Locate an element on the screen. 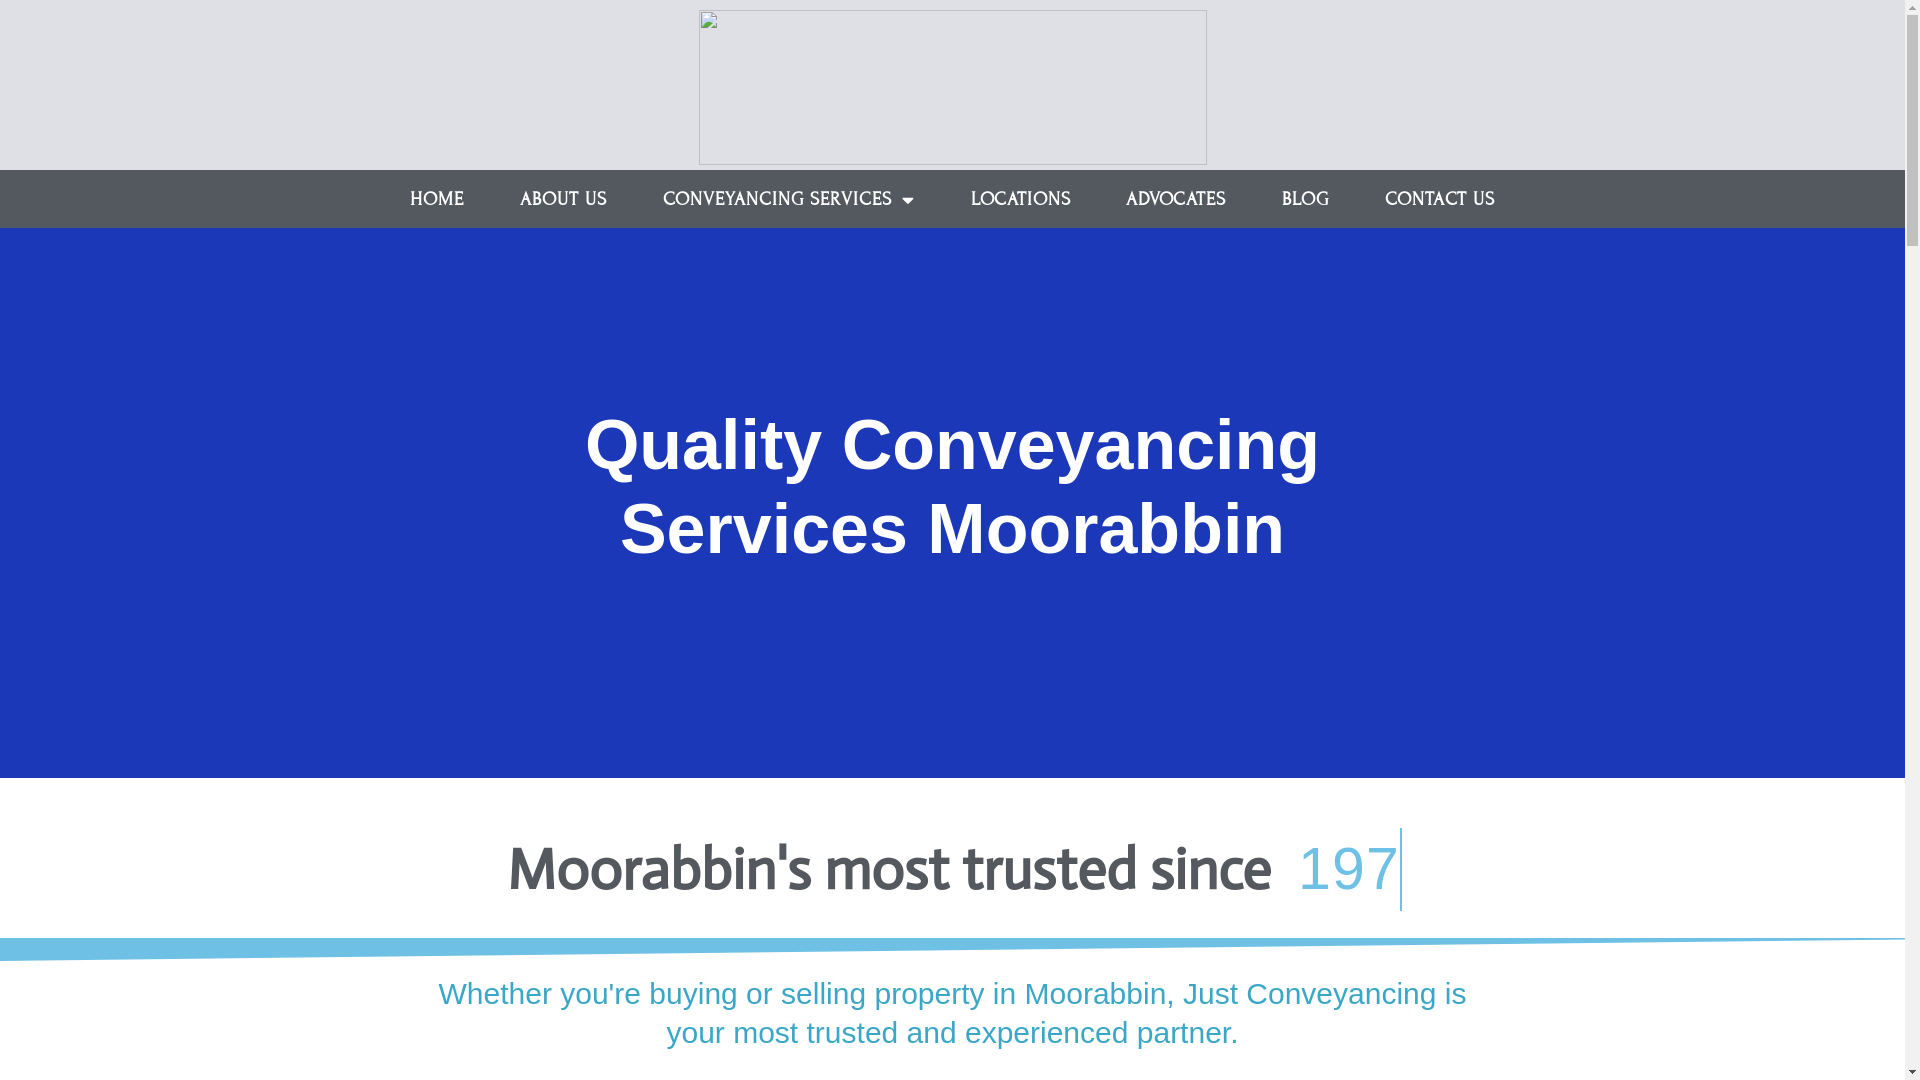 This screenshot has height=1080, width=1920. 'ADVOCATES' is located at coordinates (1097, 199).